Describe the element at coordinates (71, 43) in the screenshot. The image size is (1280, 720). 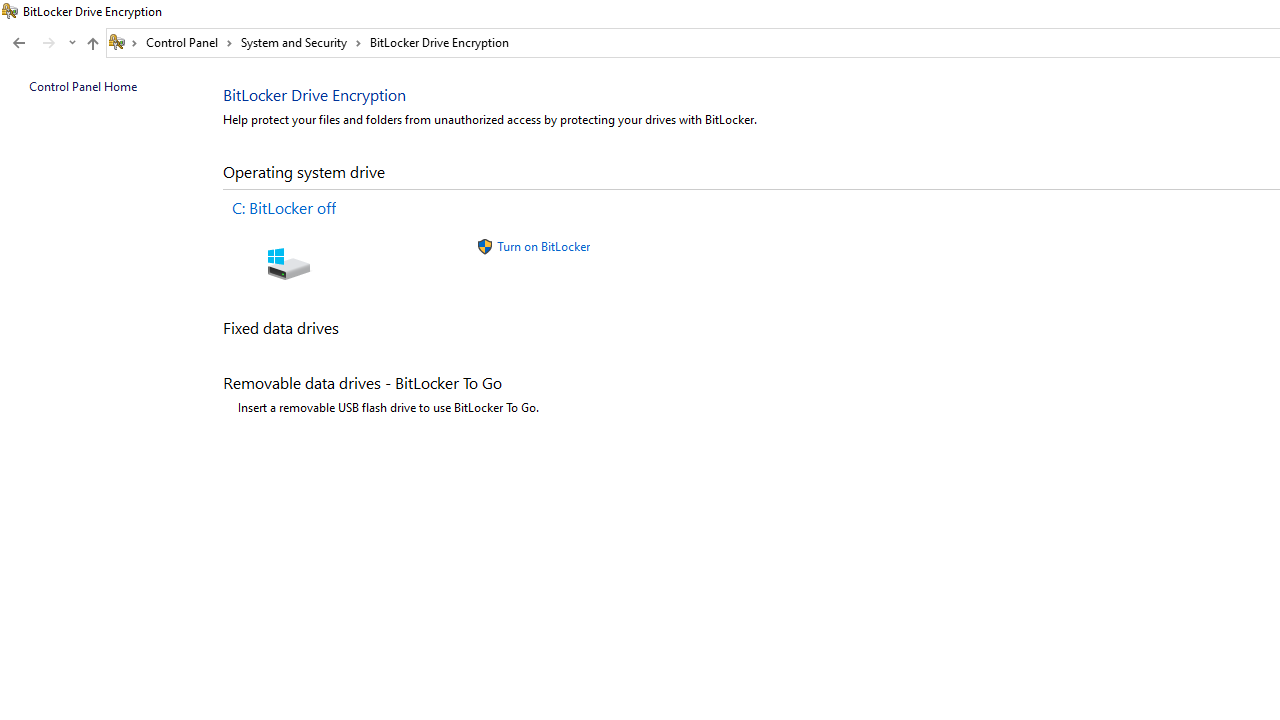
I see `'Recent locations'` at that location.